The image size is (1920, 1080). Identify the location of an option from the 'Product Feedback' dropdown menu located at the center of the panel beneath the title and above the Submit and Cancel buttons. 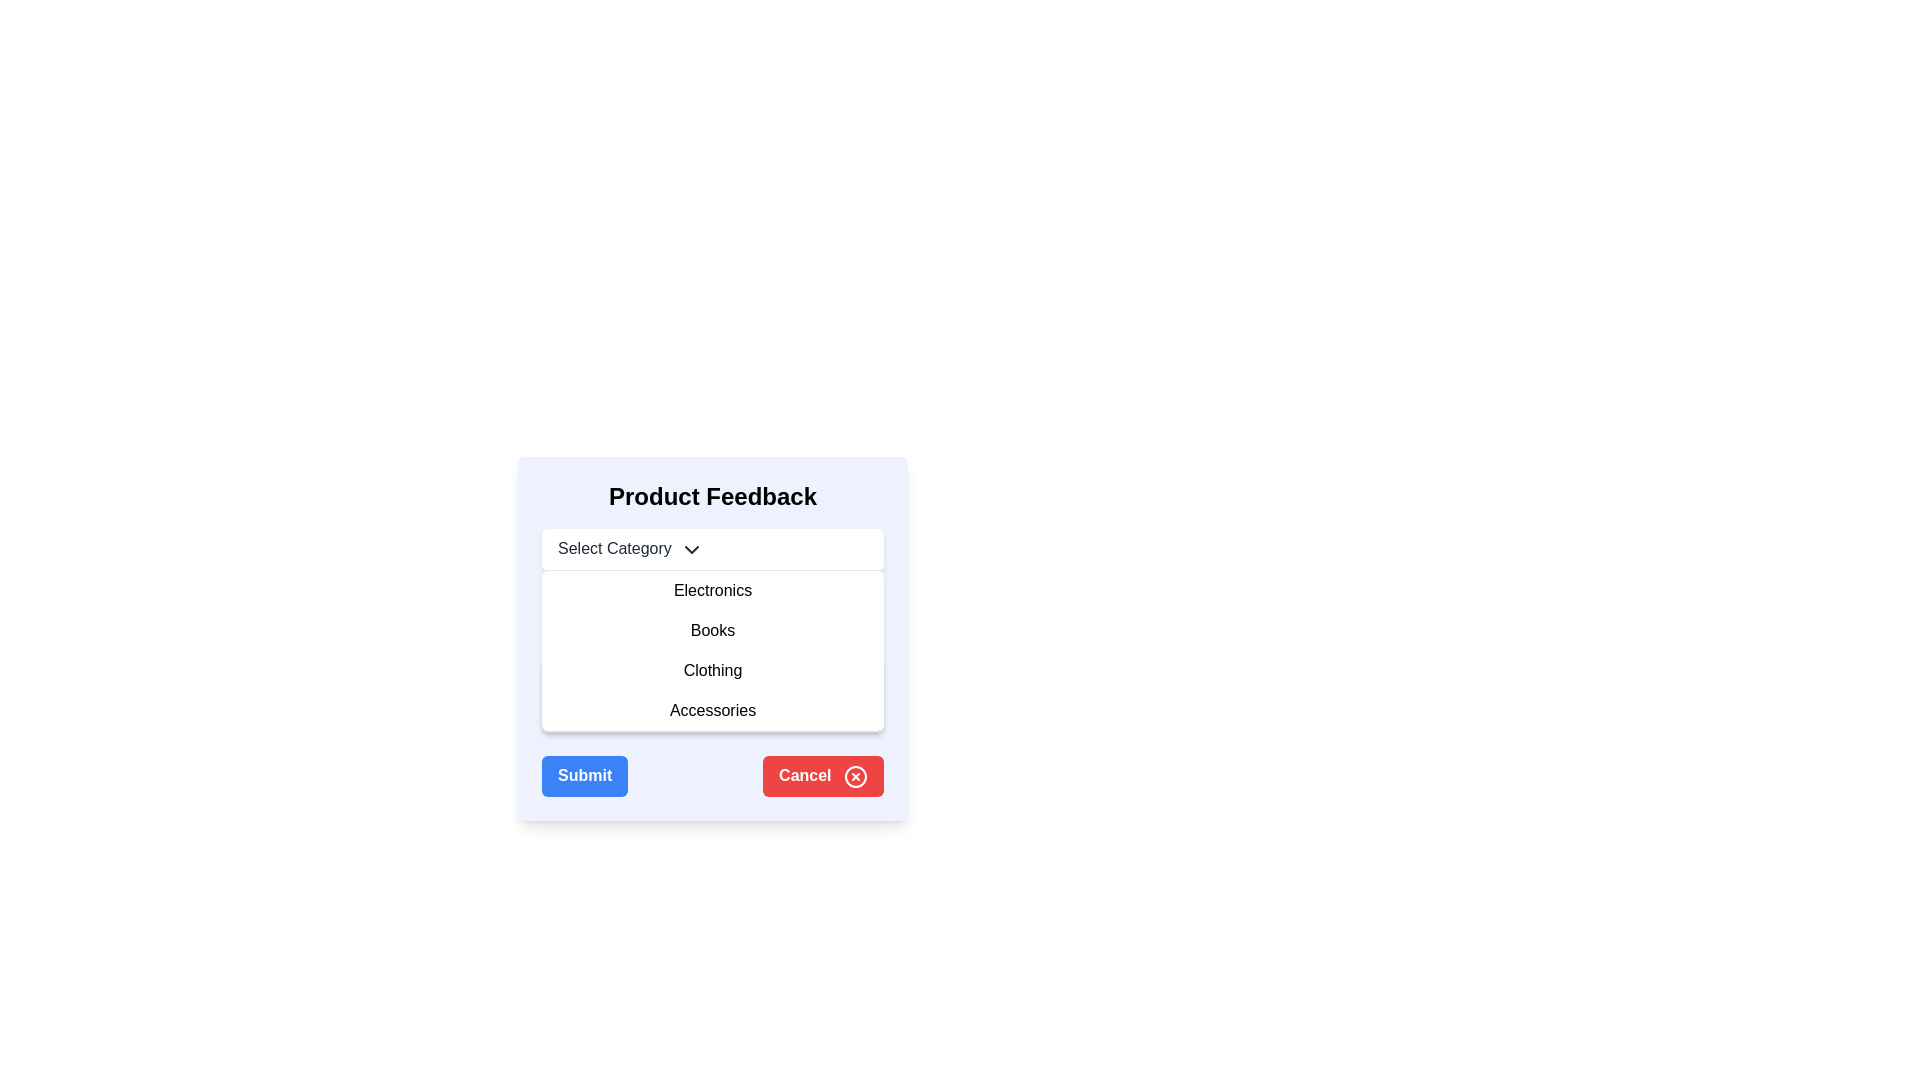
(713, 662).